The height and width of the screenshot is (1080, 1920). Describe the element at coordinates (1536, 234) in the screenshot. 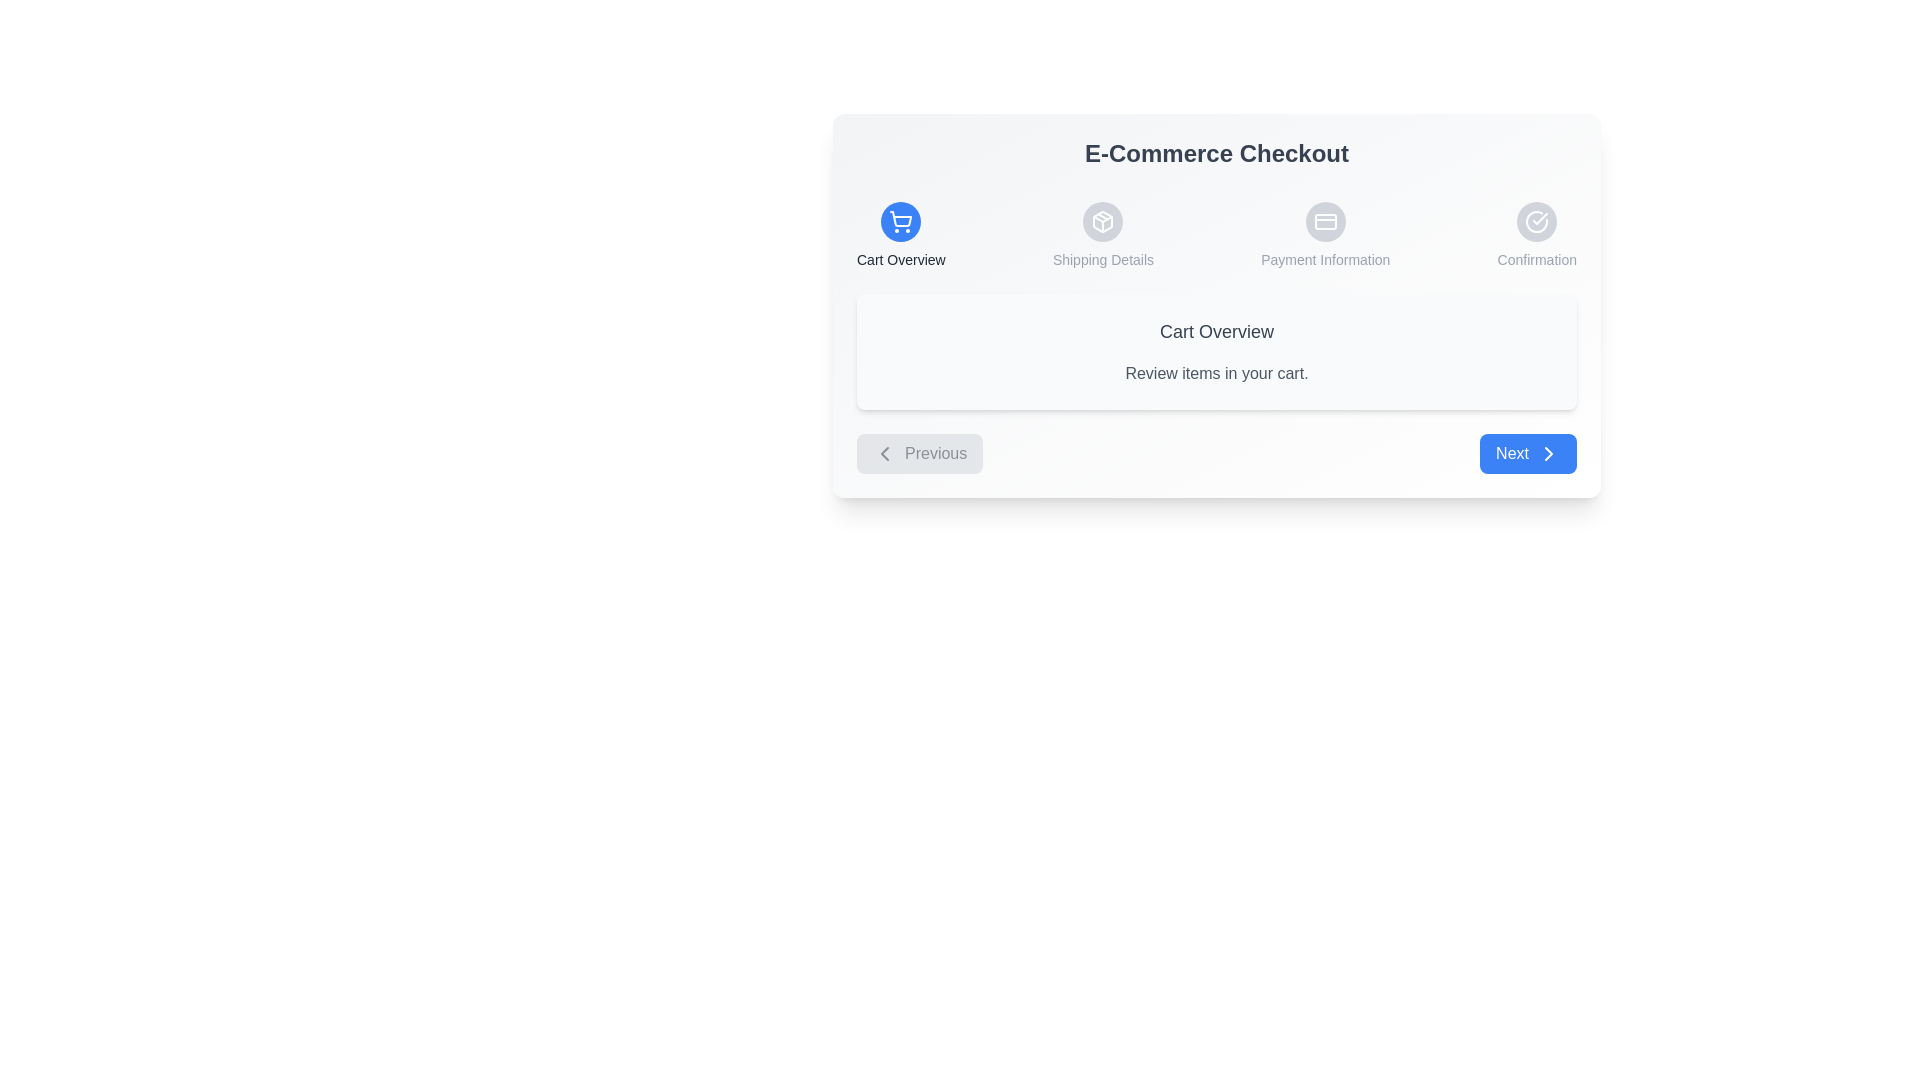

I see `the circular step indicator icon labeled 'Confirmation' in the horizontal progress tracker` at that location.